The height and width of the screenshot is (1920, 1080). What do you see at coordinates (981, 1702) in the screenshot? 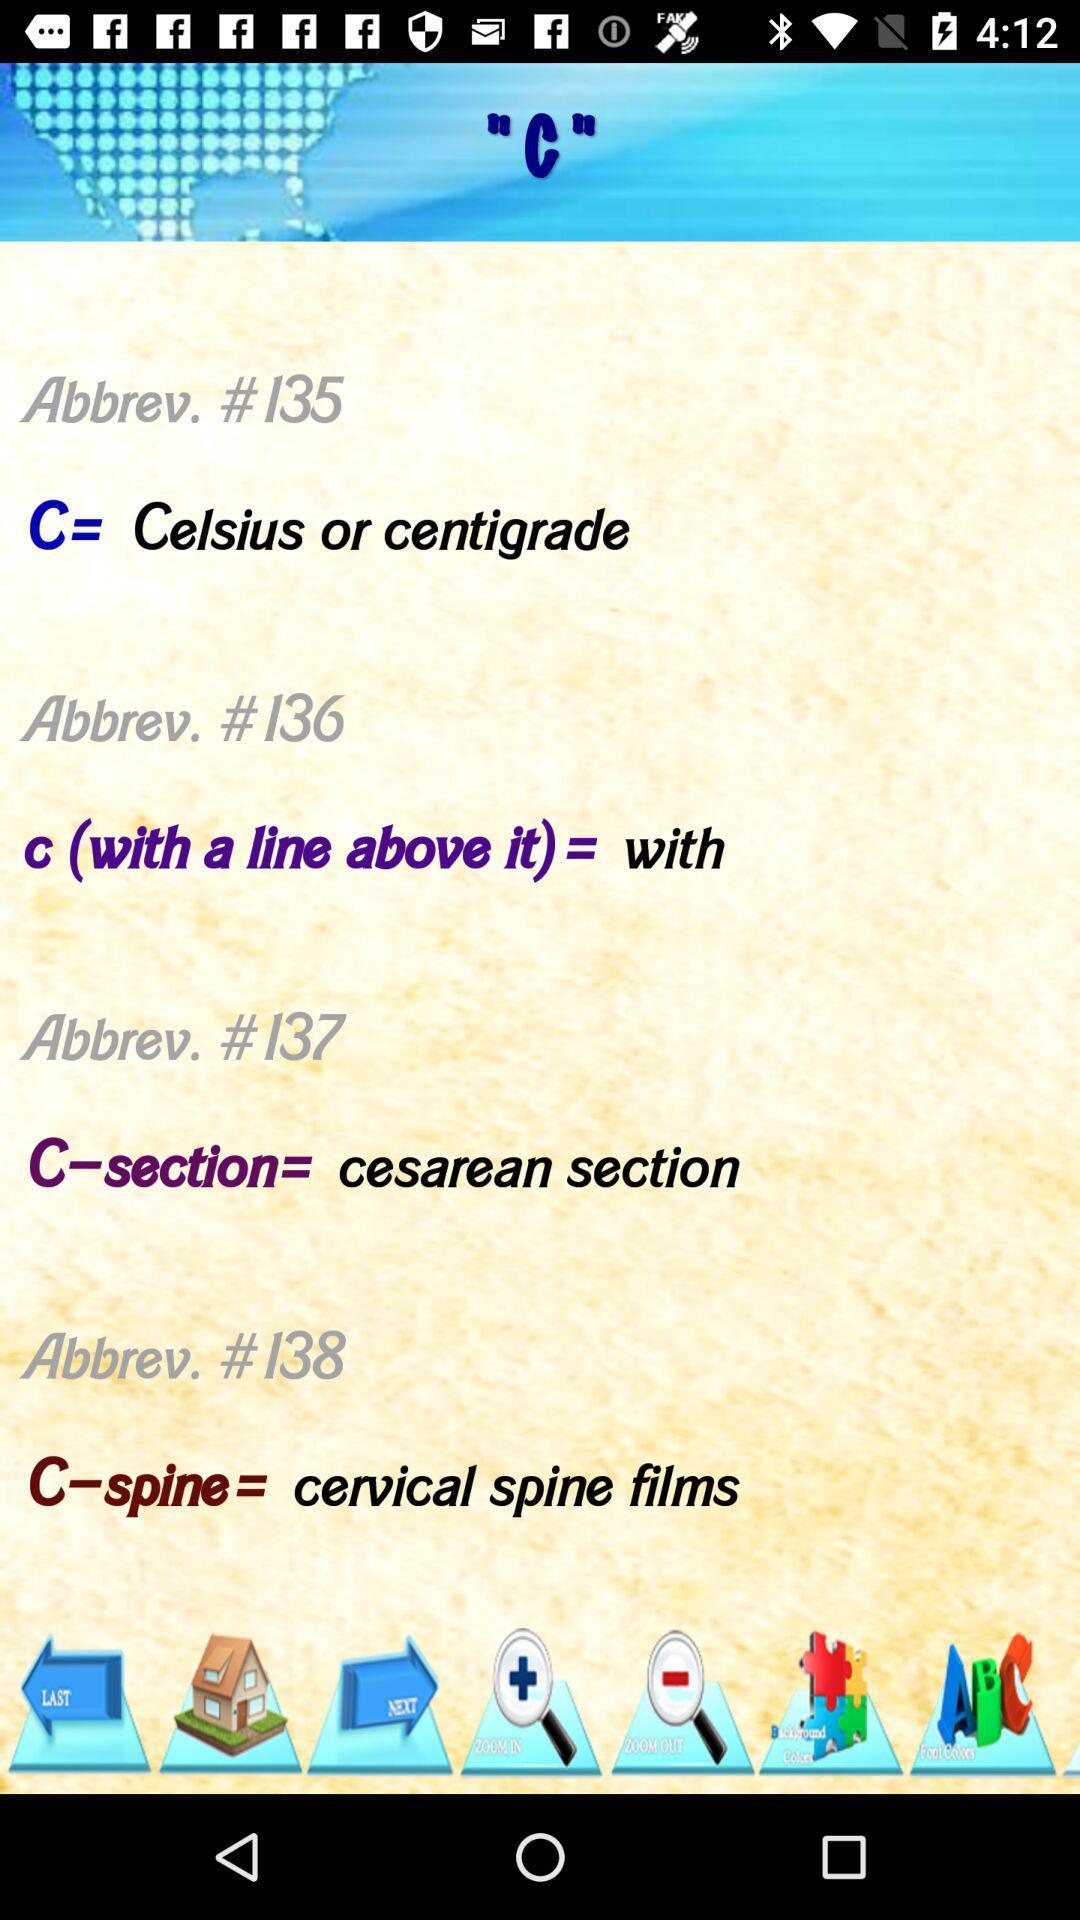
I see `icon below abbrev 	135	 	c	 item` at bounding box center [981, 1702].